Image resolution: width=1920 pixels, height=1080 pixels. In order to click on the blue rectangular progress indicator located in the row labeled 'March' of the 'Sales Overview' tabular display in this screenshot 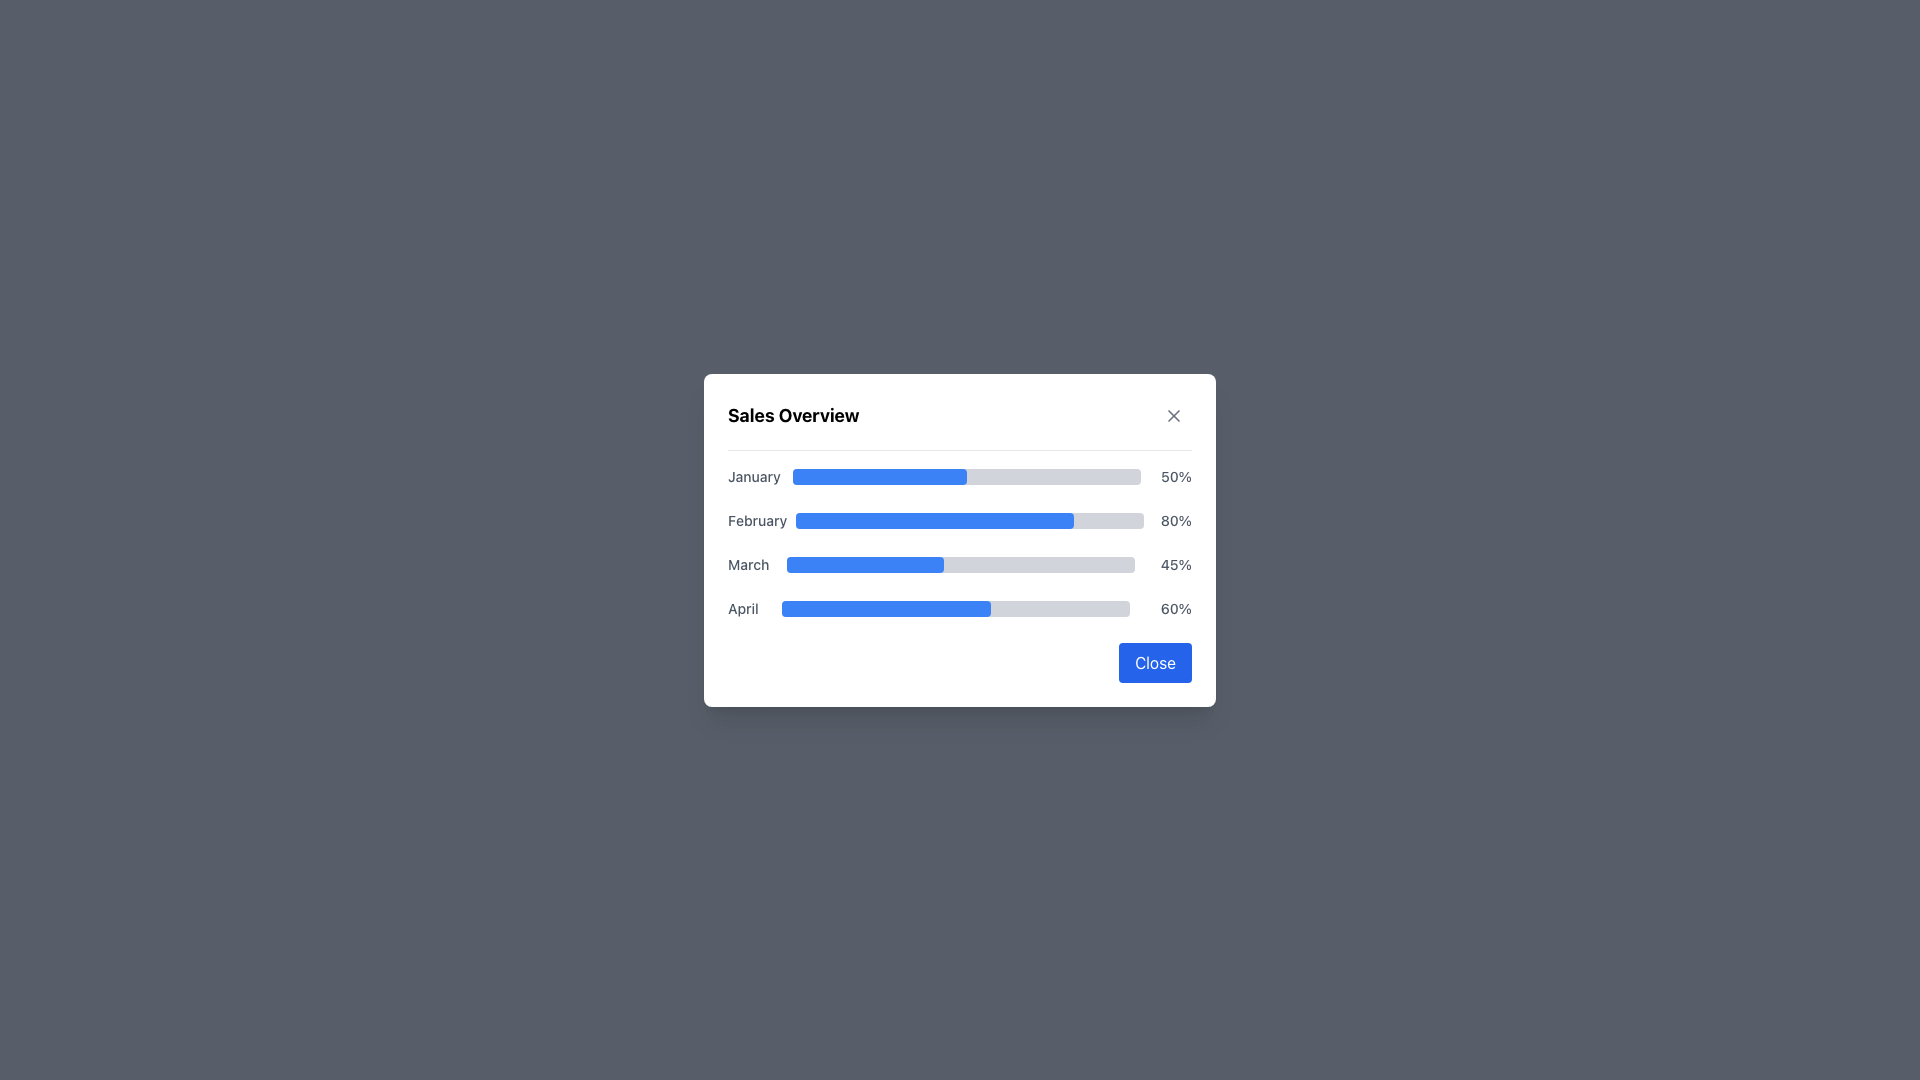, I will do `click(865, 564)`.